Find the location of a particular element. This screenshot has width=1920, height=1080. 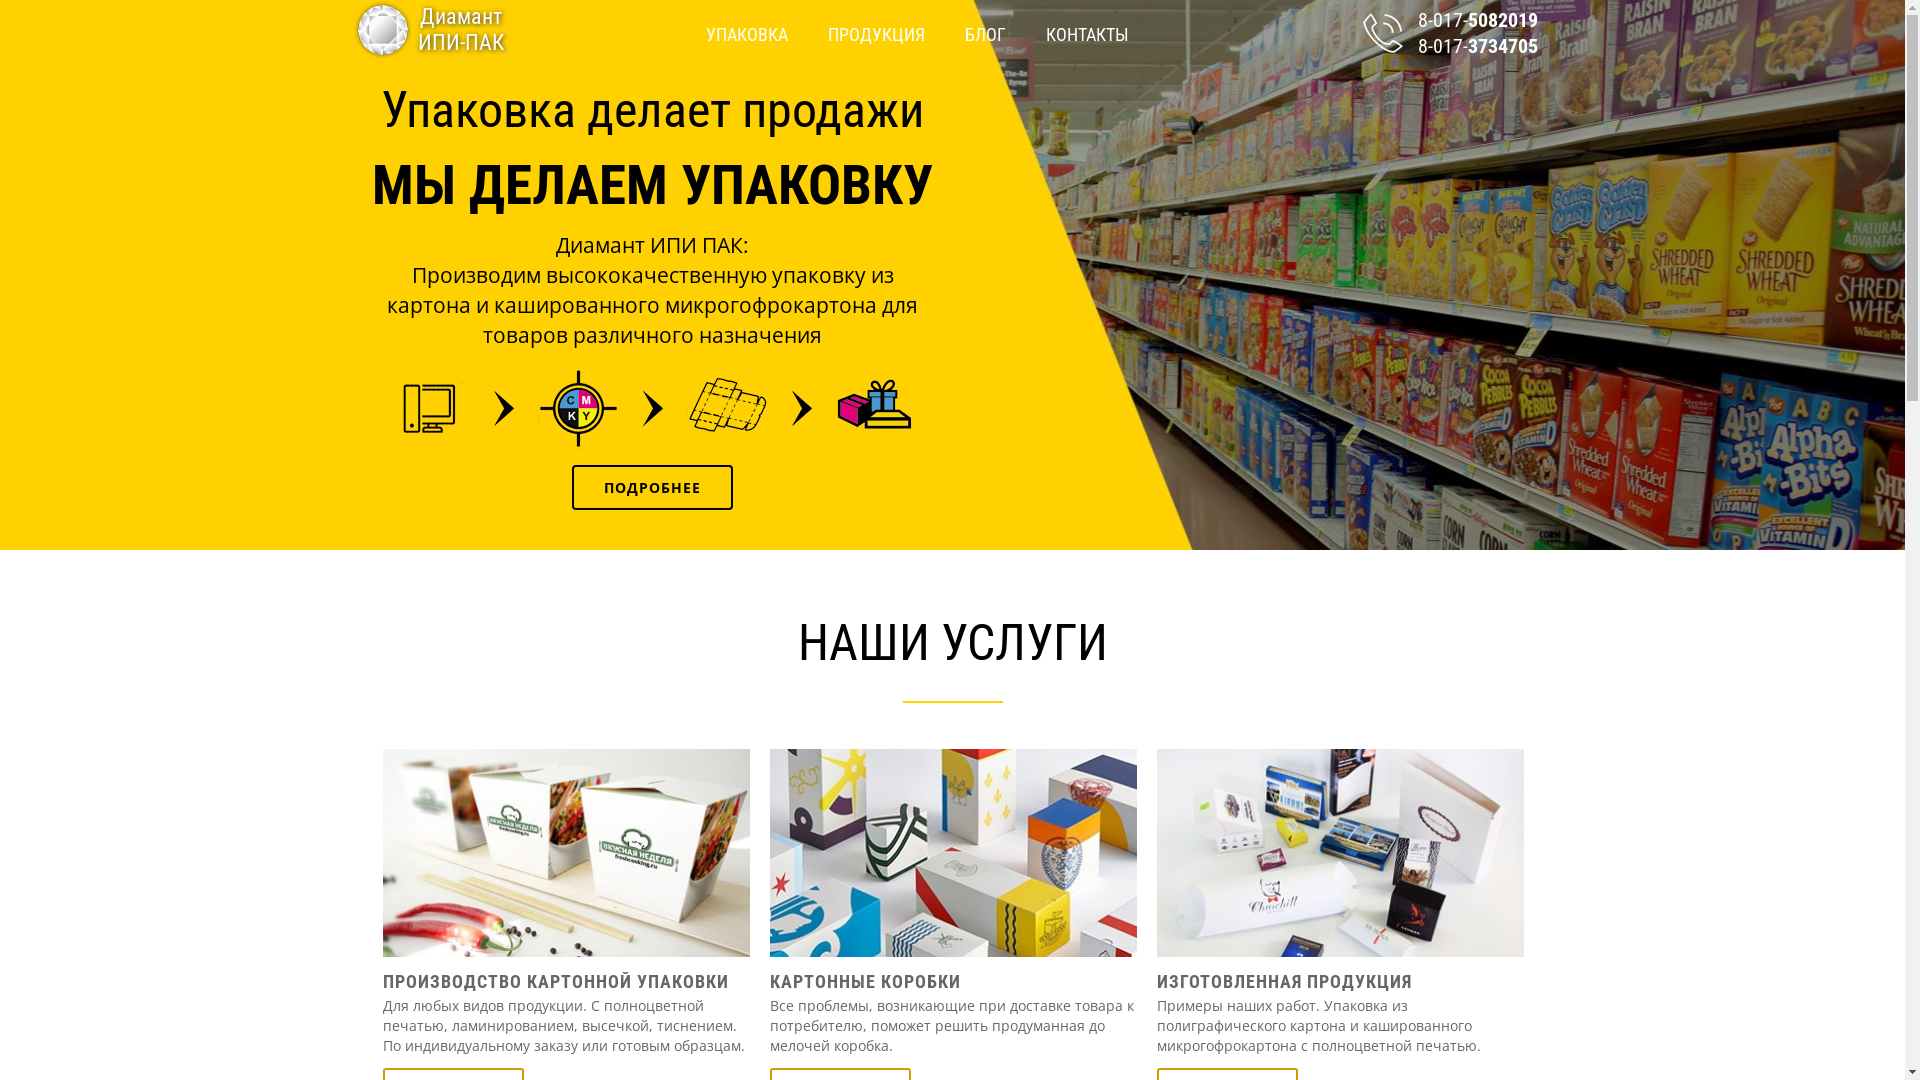

'8-017-5082019' is located at coordinates (1457, 20).